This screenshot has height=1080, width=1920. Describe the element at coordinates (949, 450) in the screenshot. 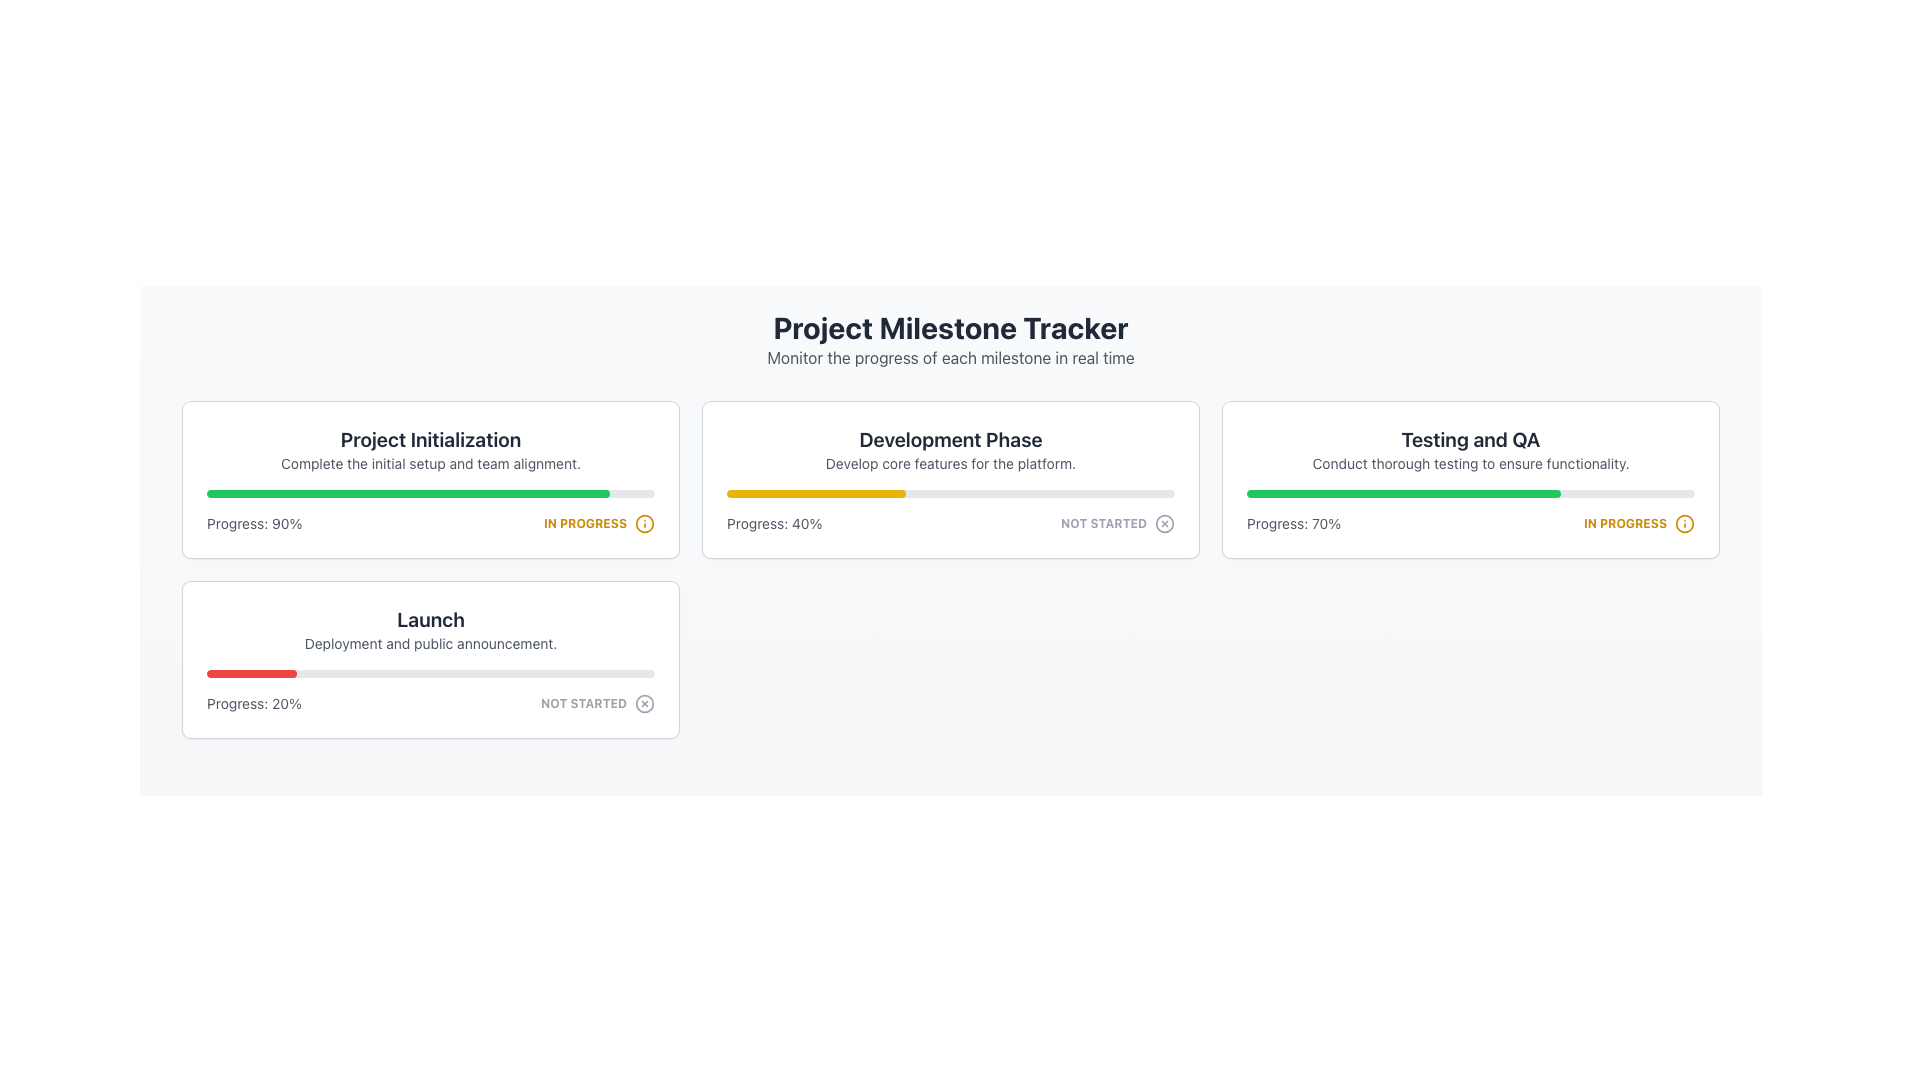

I see `text content located at the top of the central milestone card in the 2x2 grid layout, which provides the phase name and a short explanation of its purpose` at that location.